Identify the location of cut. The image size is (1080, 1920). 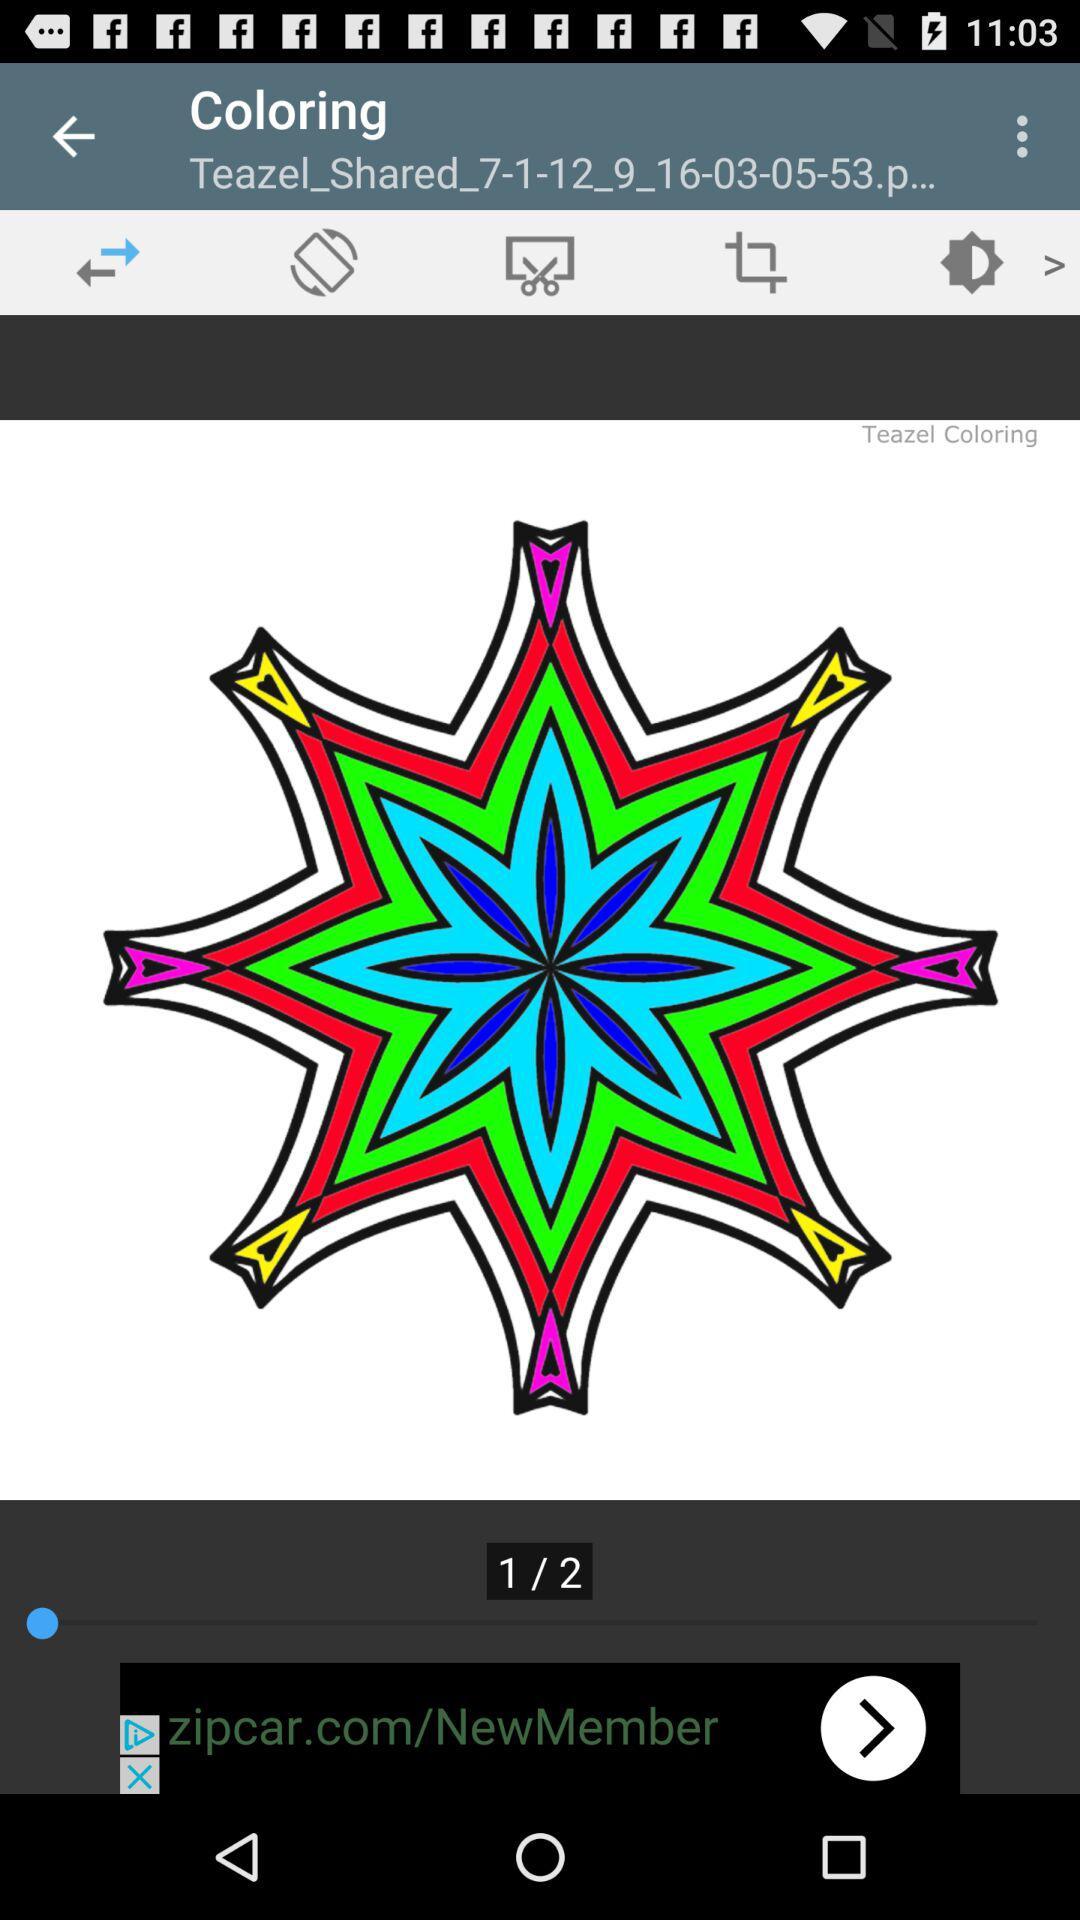
(540, 261).